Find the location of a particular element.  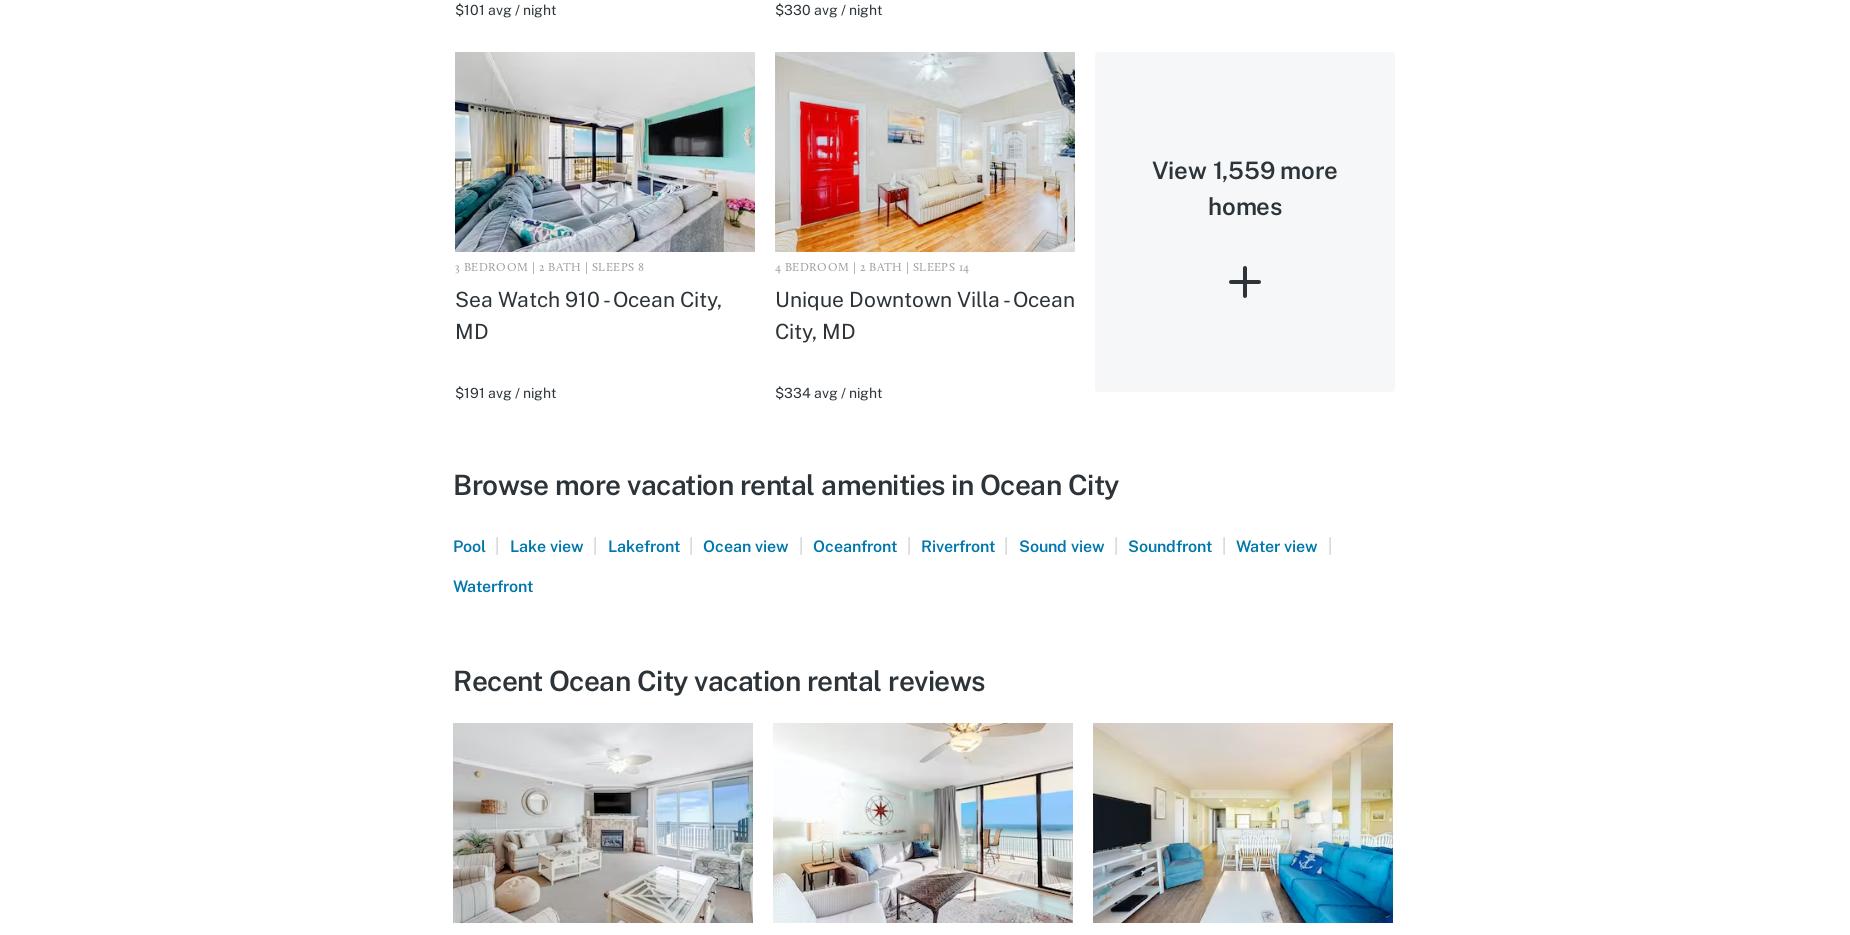

'Recent Ocean City vacation rental reviews' is located at coordinates (718, 679).